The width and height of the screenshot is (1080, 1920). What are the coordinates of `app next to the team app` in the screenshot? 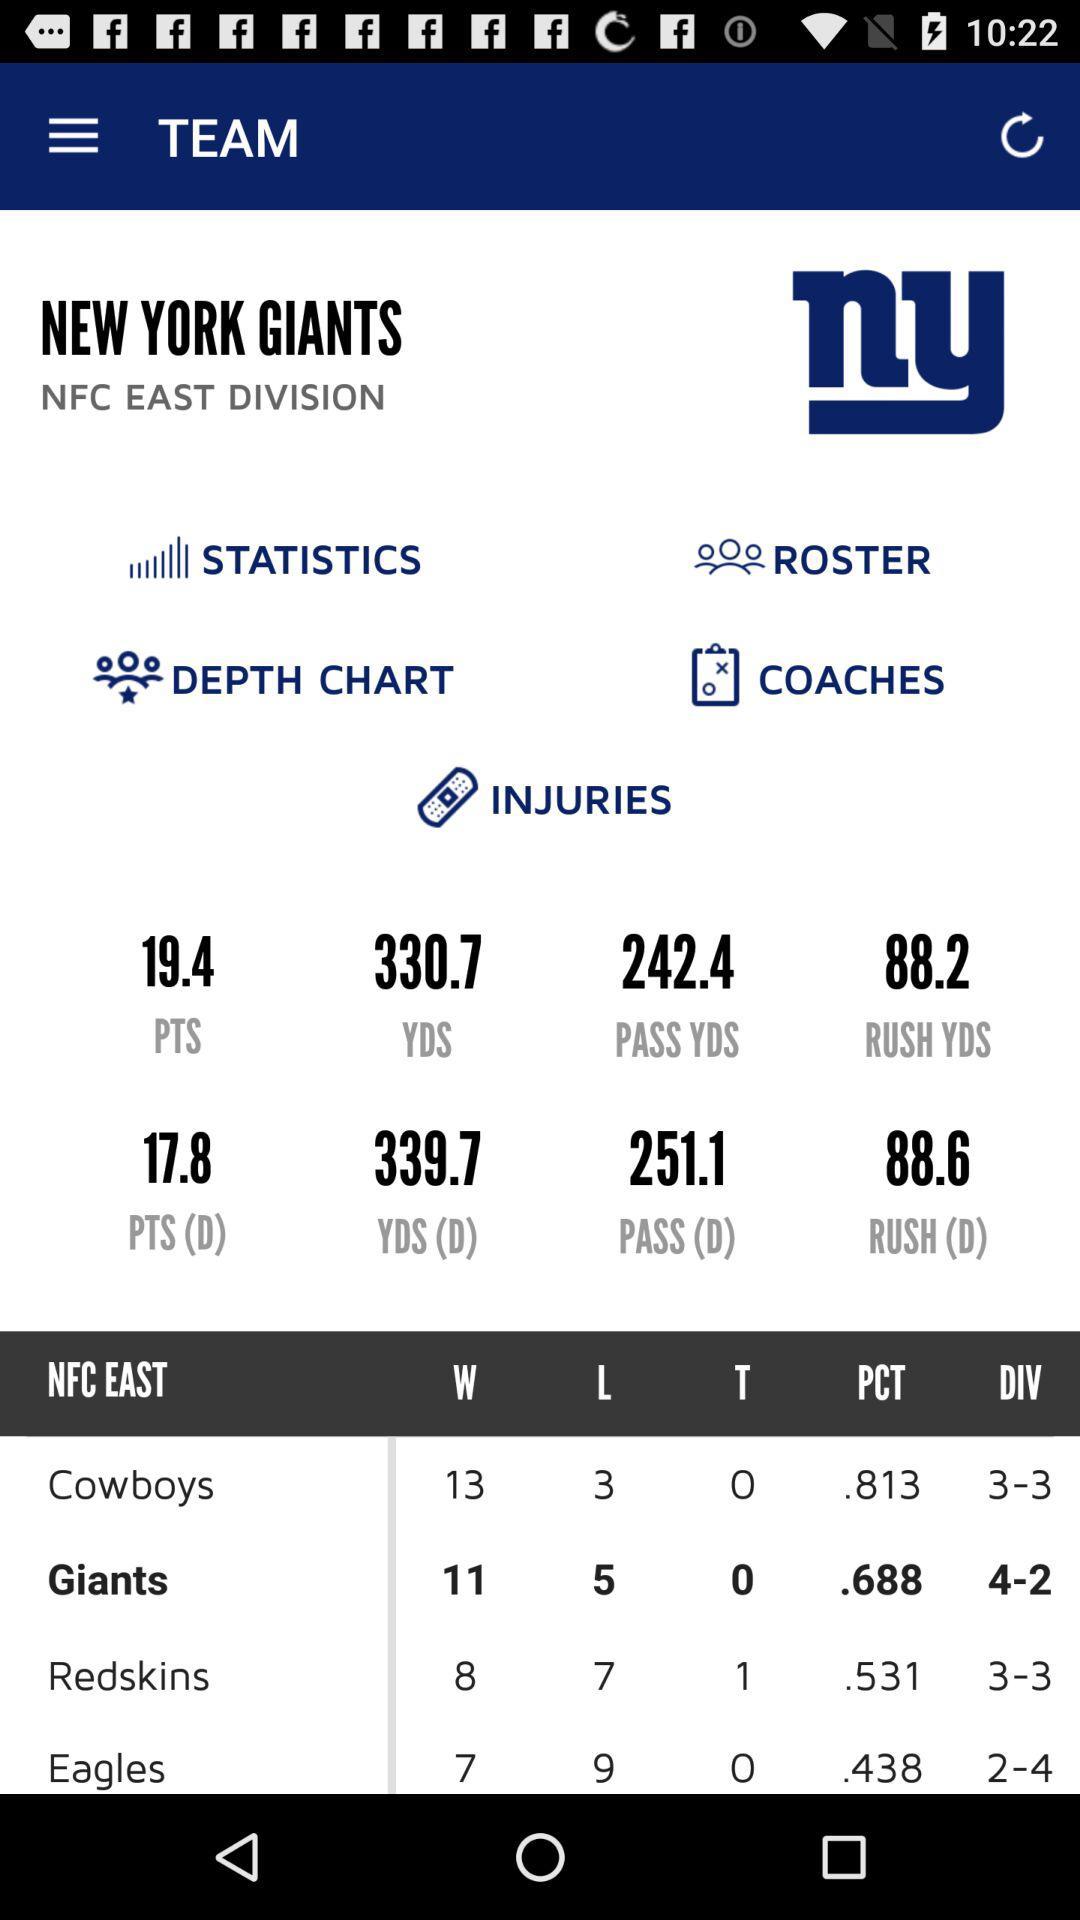 It's located at (72, 135).